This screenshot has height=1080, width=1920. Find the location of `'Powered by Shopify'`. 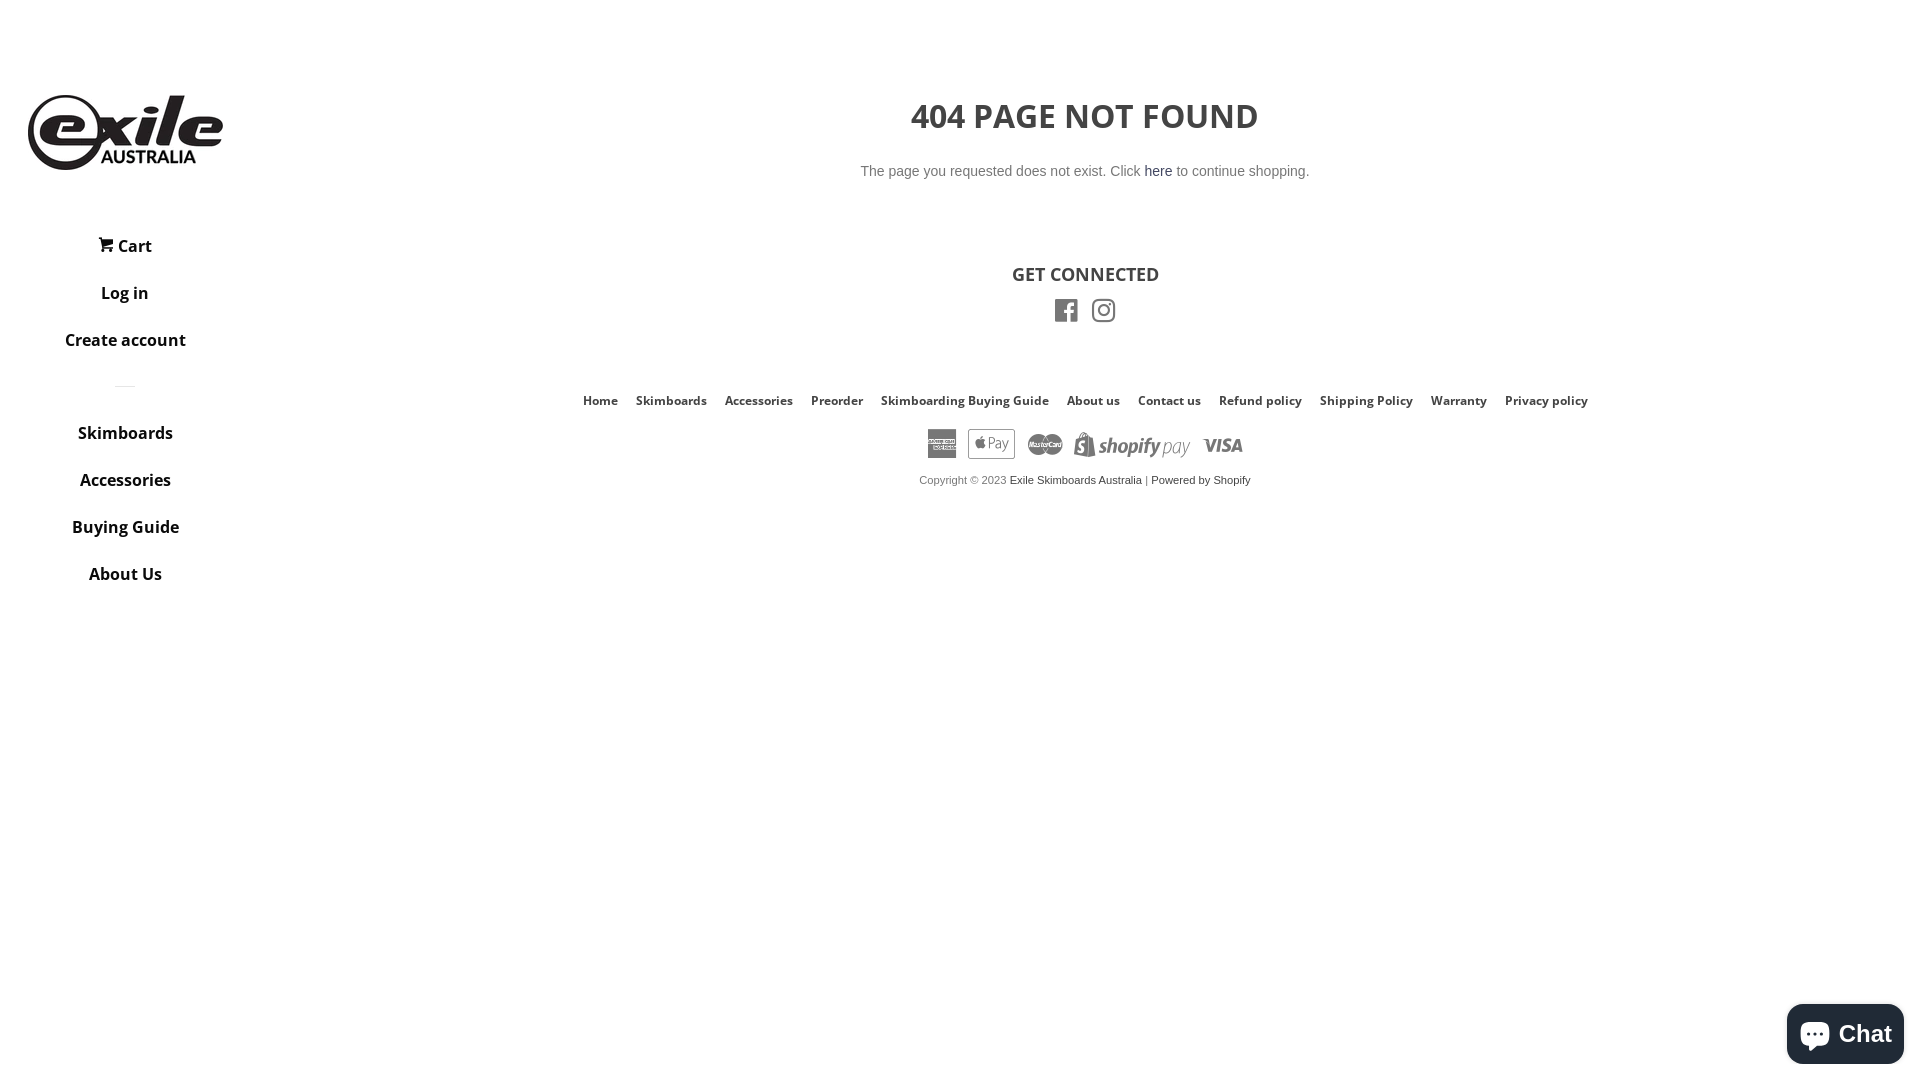

'Powered by Shopify' is located at coordinates (1200, 479).